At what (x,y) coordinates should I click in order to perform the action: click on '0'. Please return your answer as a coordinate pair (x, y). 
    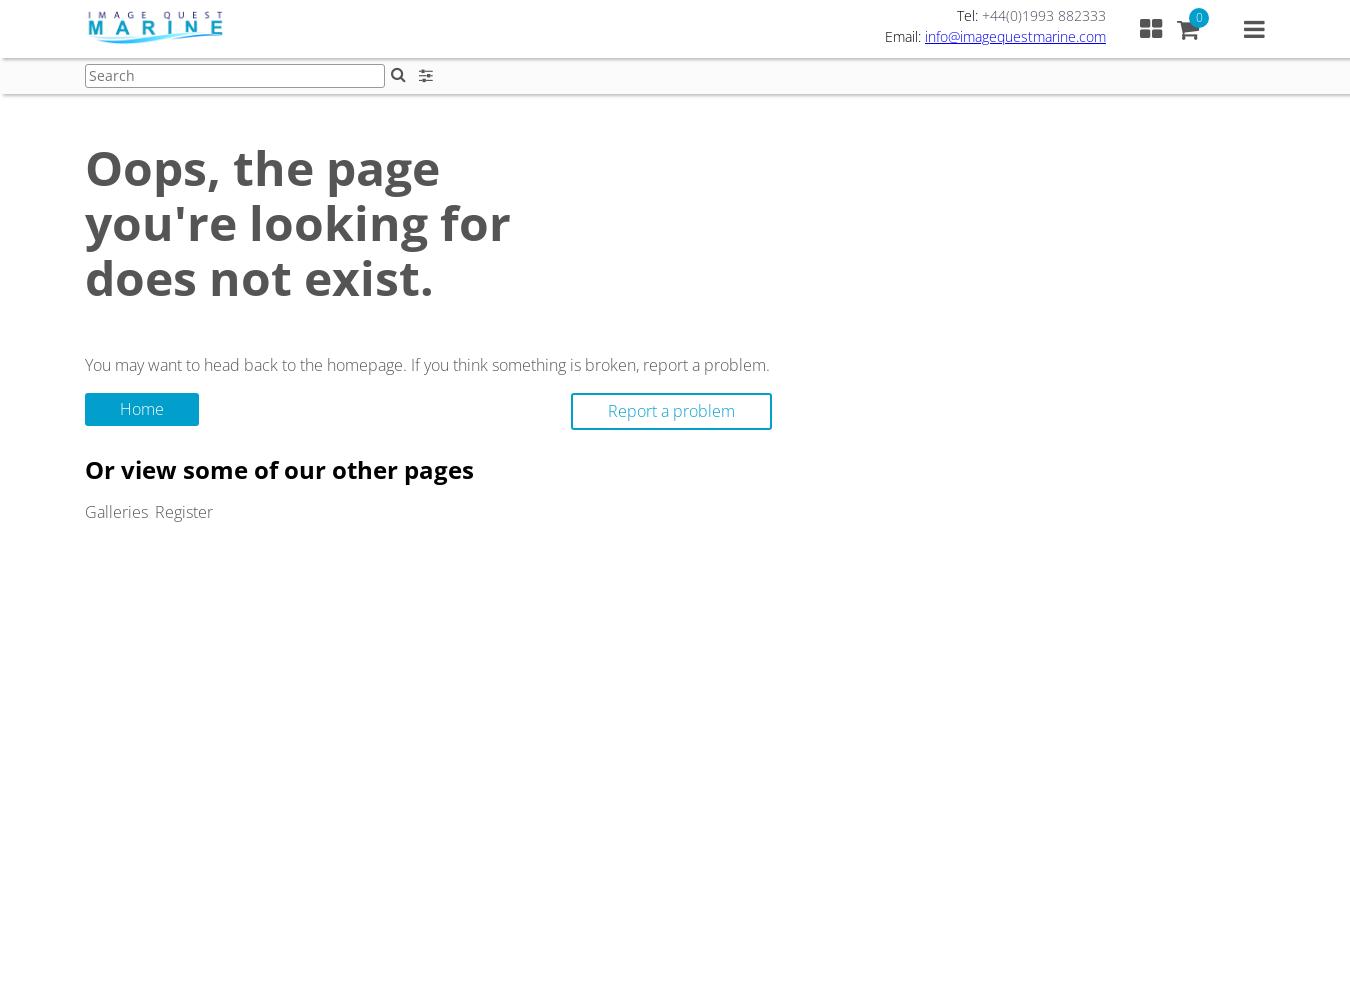
    Looking at the image, I should click on (1197, 17).